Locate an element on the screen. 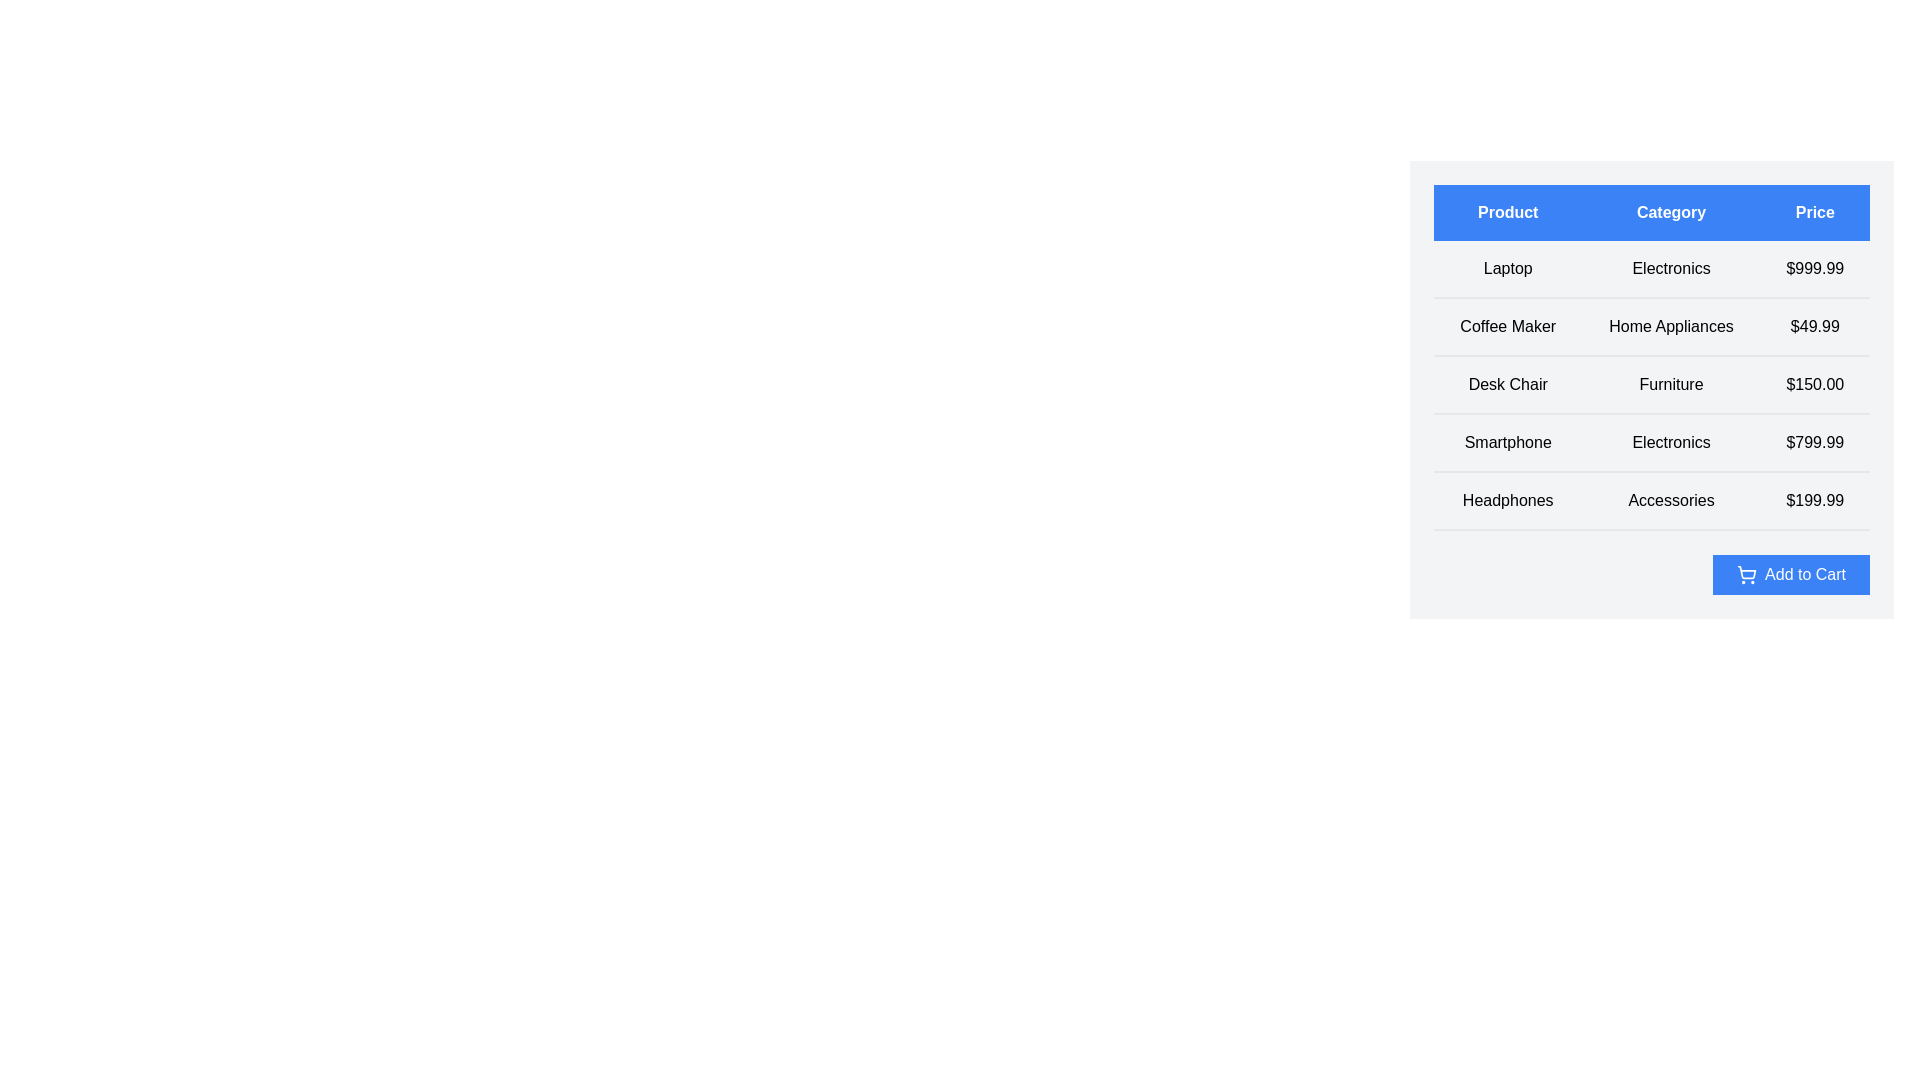  the table cell containing the text 'Furniture' in the 'Category' column of the data table for the 'Desk Chair' row is located at coordinates (1671, 385).